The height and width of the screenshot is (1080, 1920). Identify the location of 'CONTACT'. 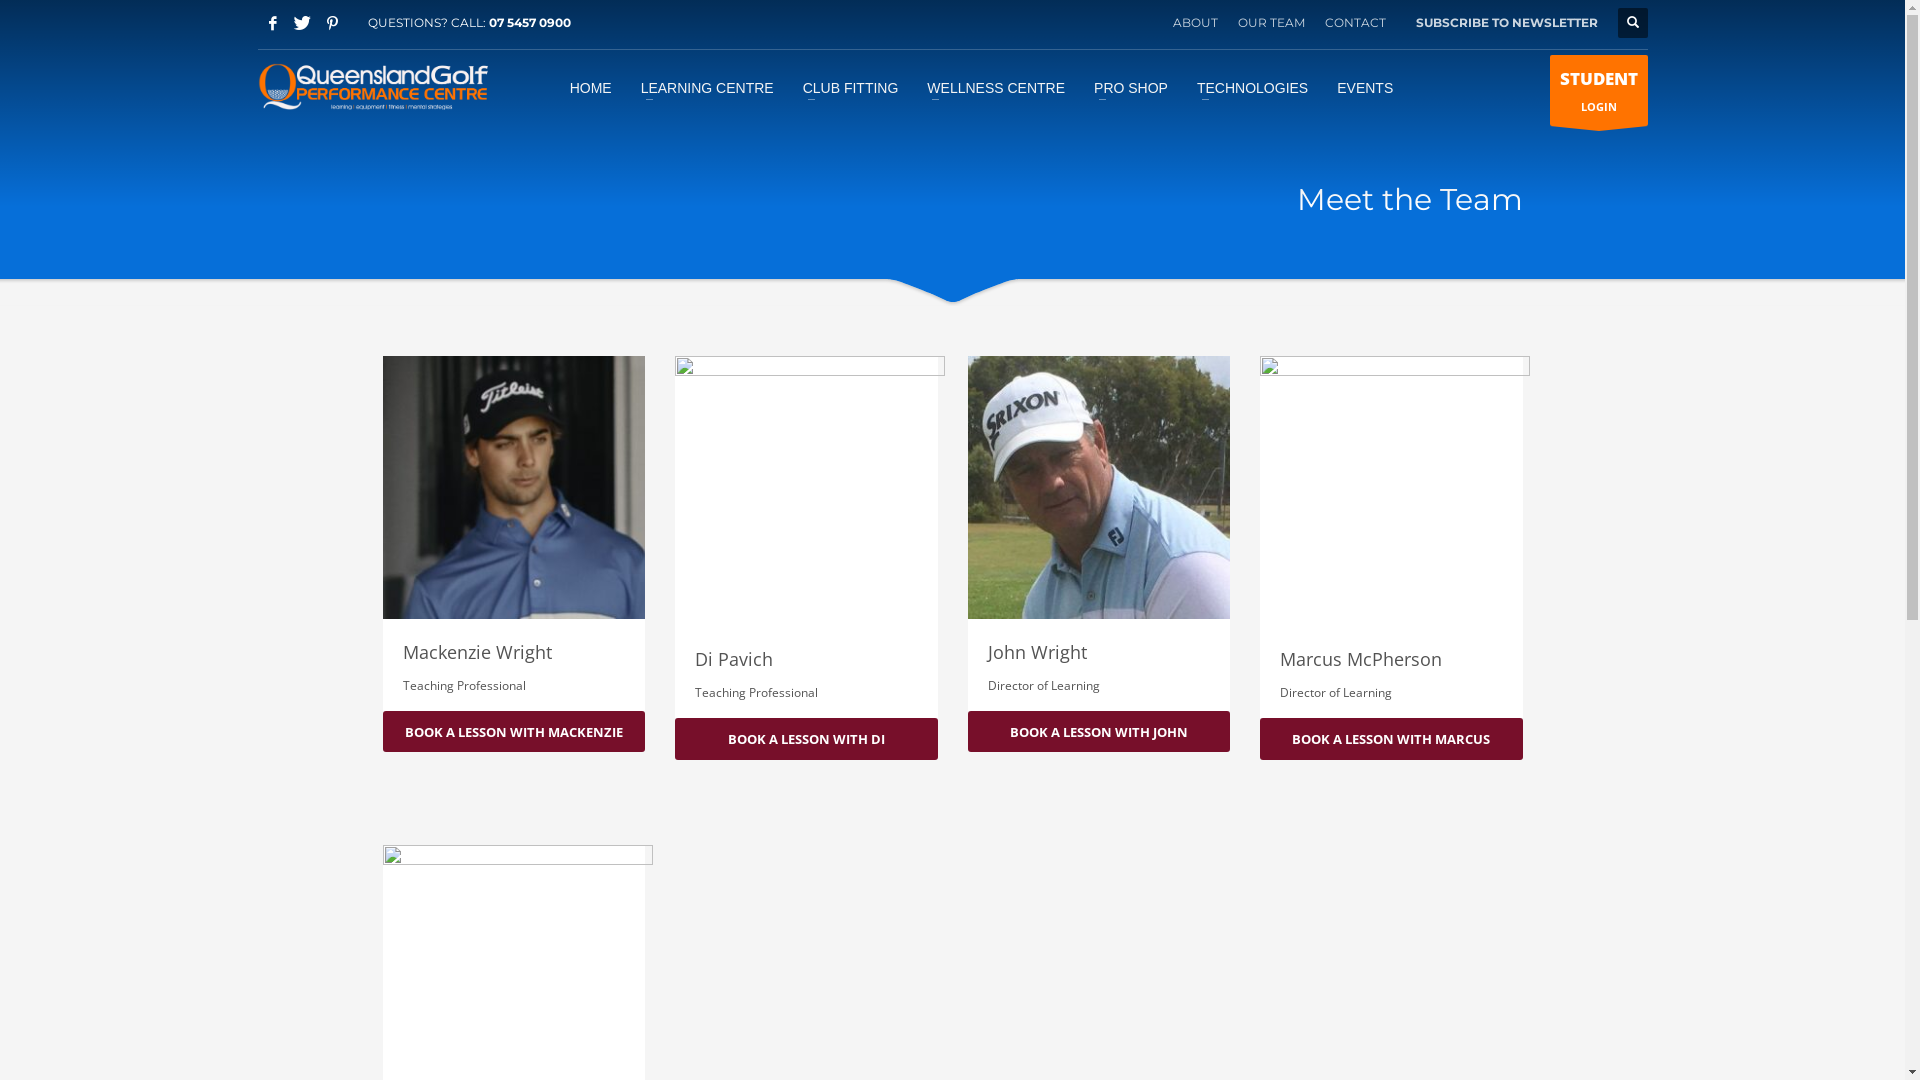
(1324, 23).